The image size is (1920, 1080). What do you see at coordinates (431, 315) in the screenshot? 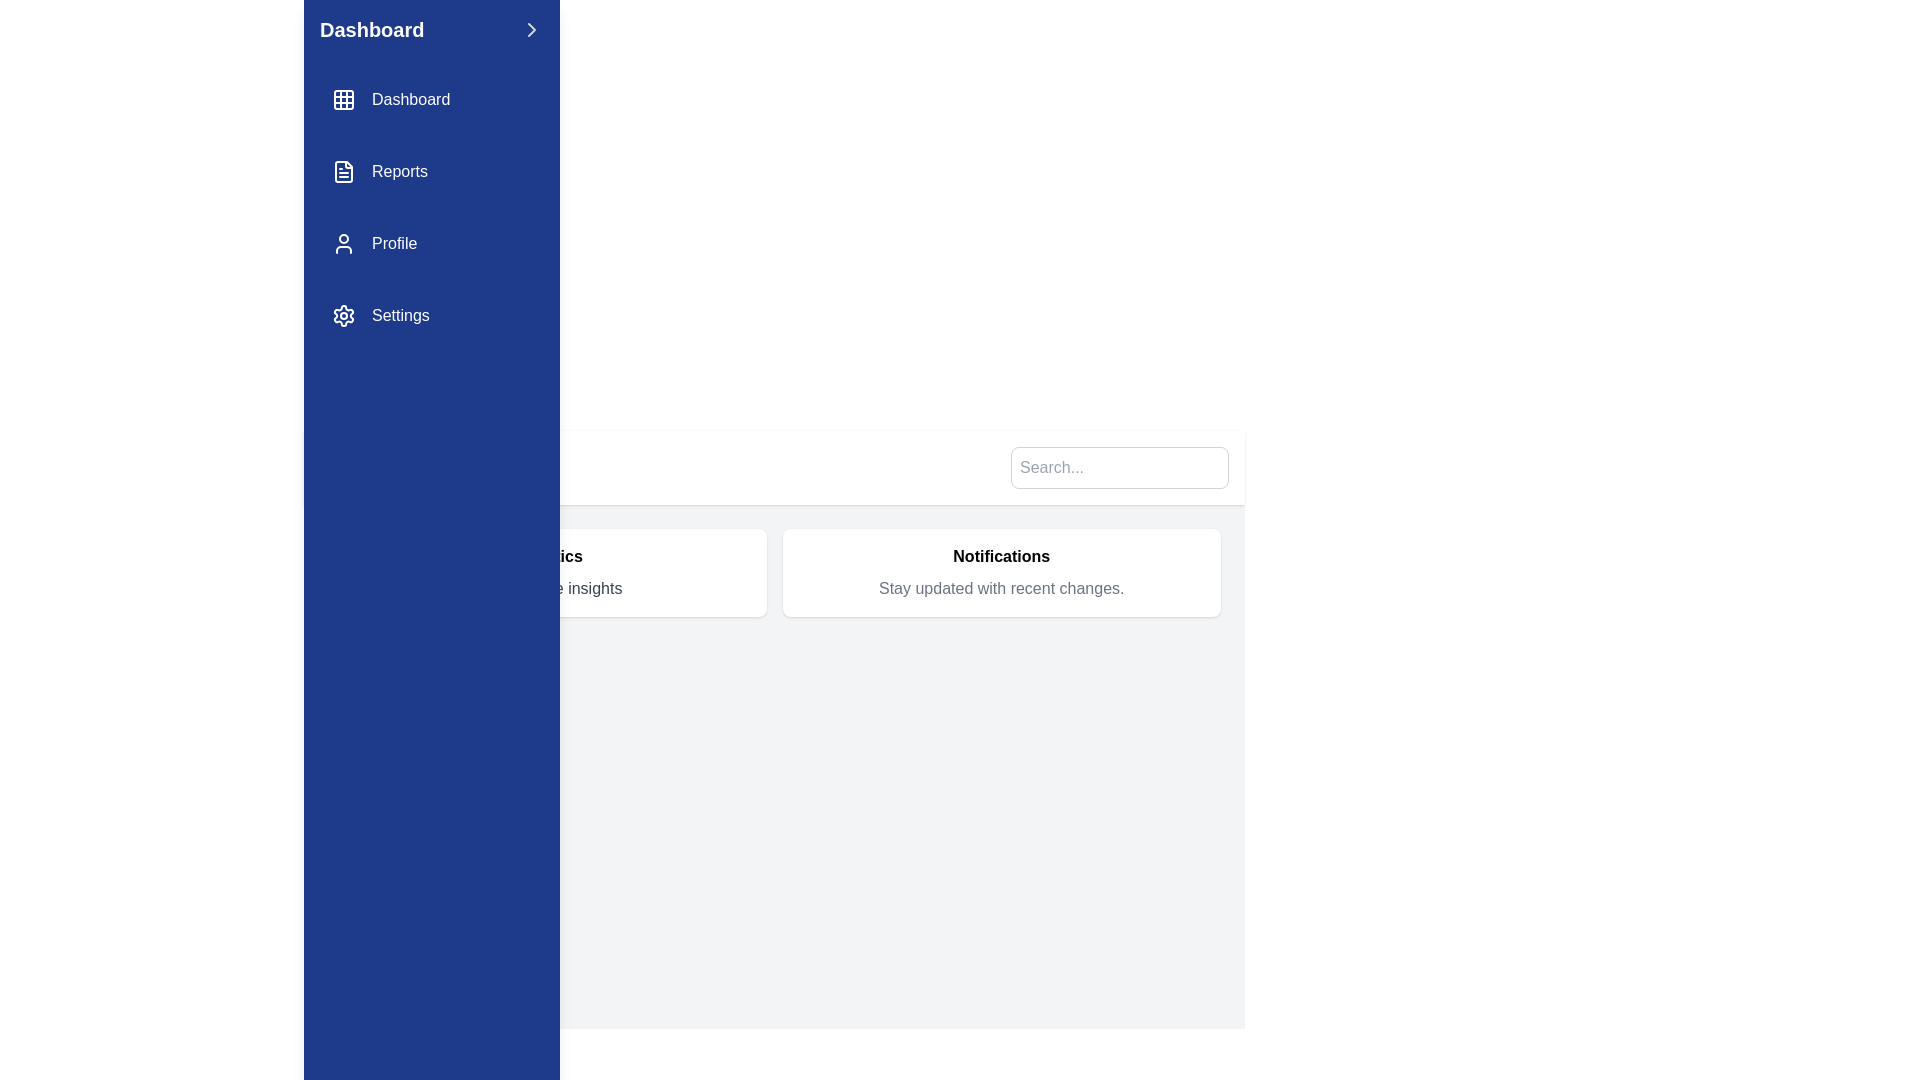
I see `the navigation link for settings, which is the fourth item in the vertical list on the left navigation menu, located below 'Profile'` at bounding box center [431, 315].